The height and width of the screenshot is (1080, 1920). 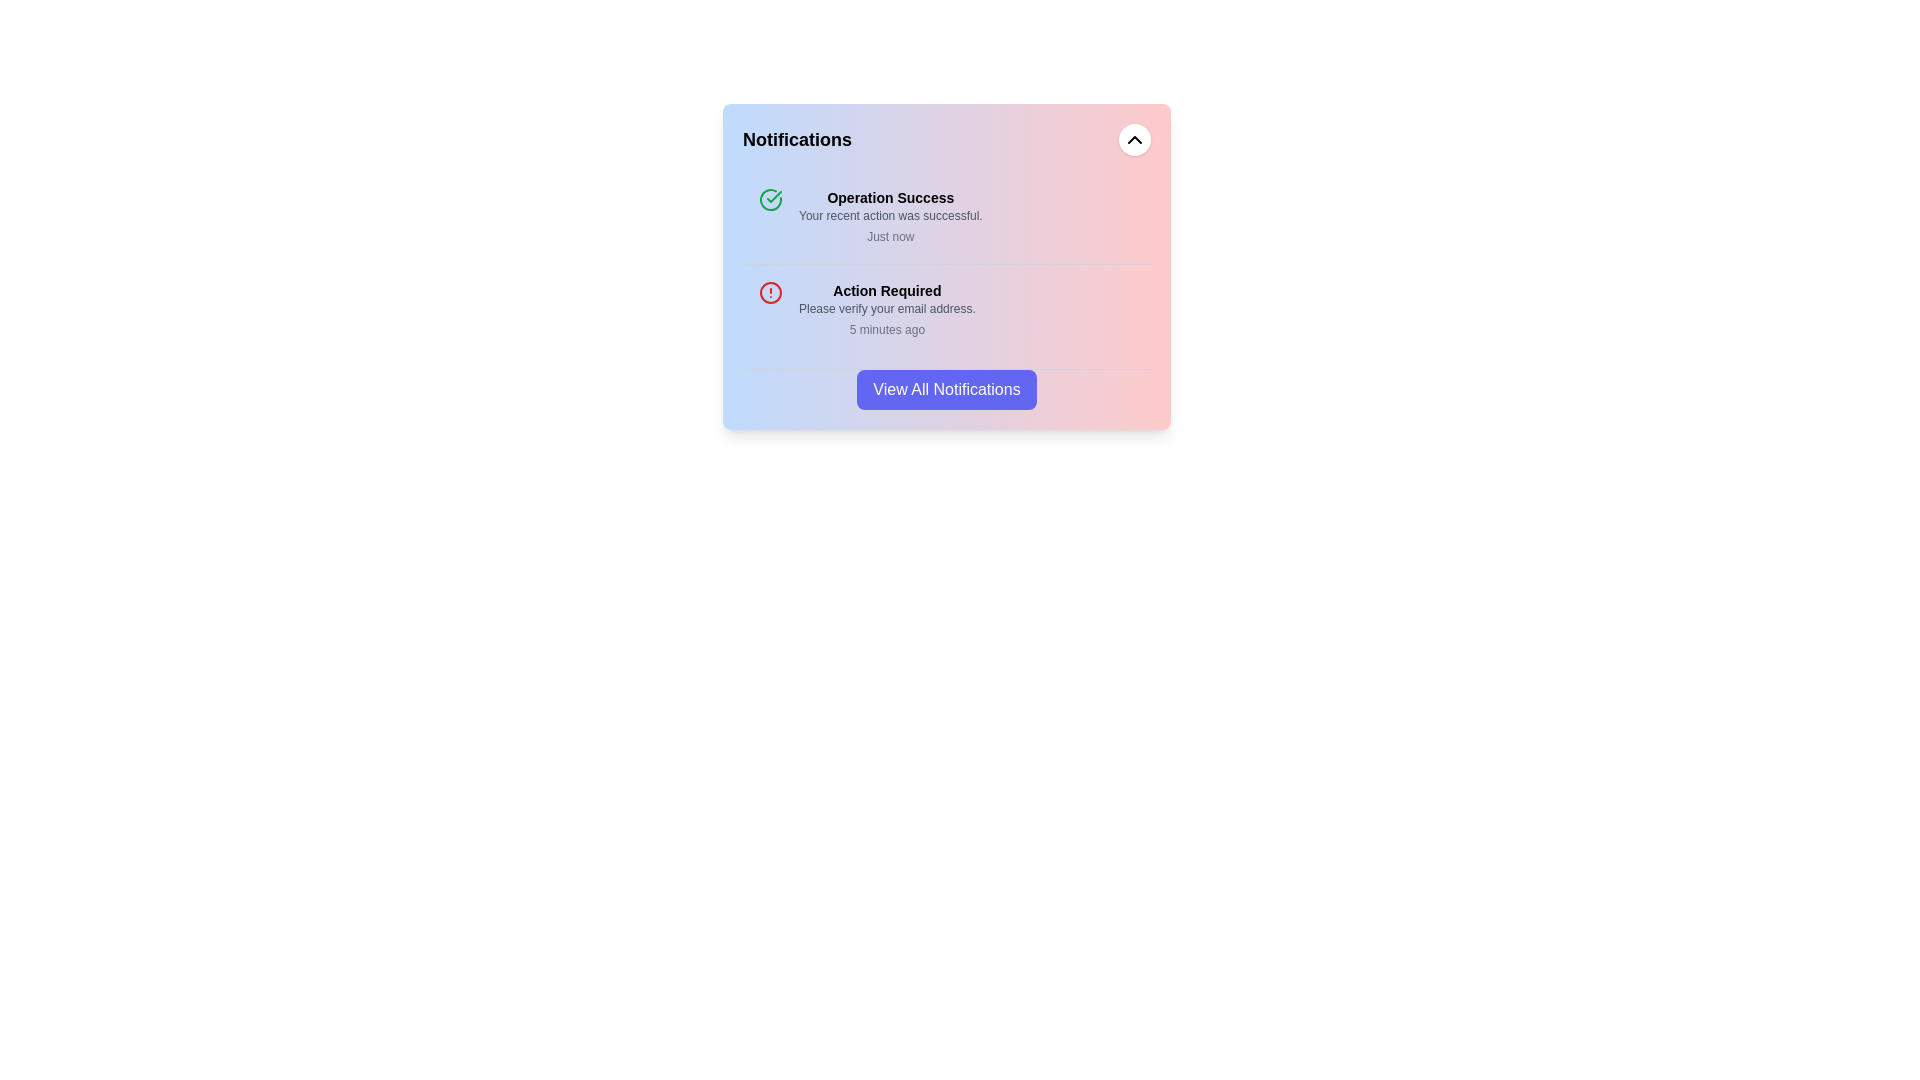 What do you see at coordinates (945, 290) in the screenshot?
I see `a notification within the Notification List section of the notification panel` at bounding box center [945, 290].